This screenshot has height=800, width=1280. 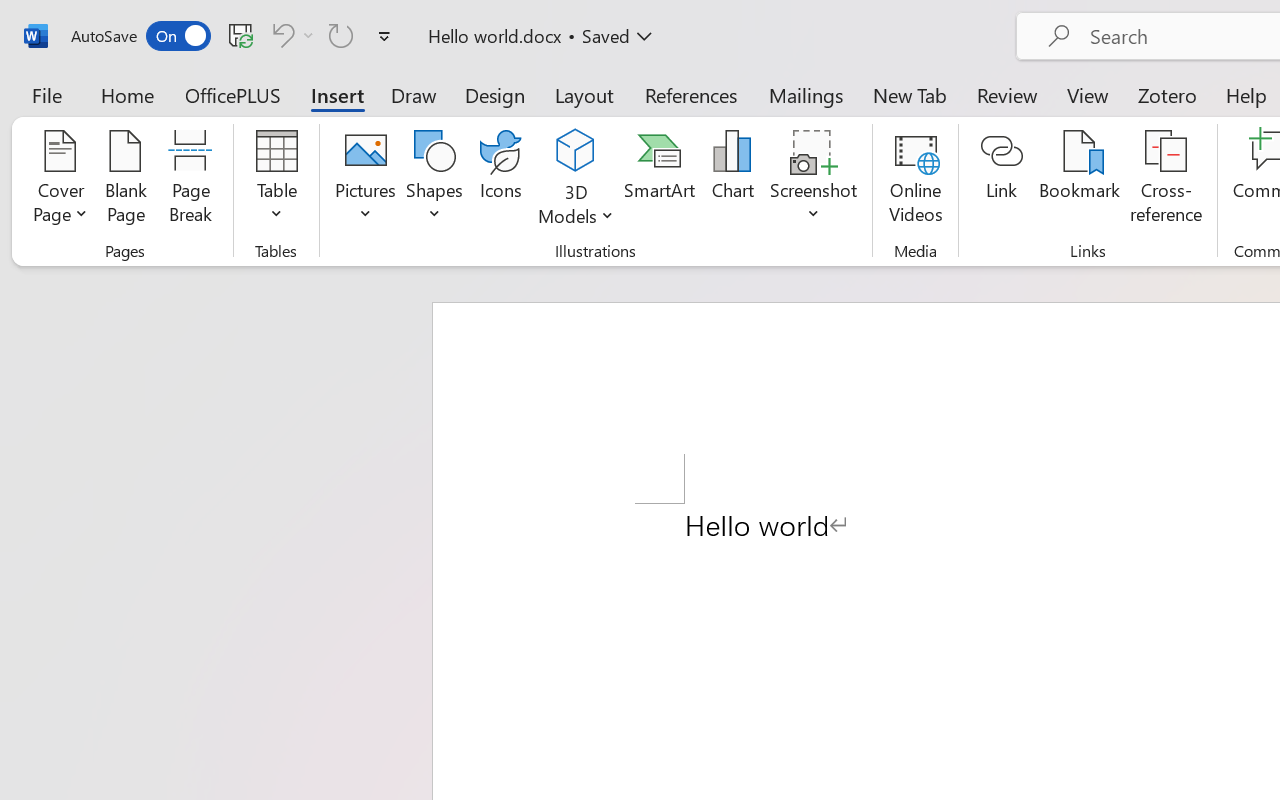 What do you see at coordinates (659, 179) in the screenshot?
I see `'SmartArt...'` at bounding box center [659, 179].